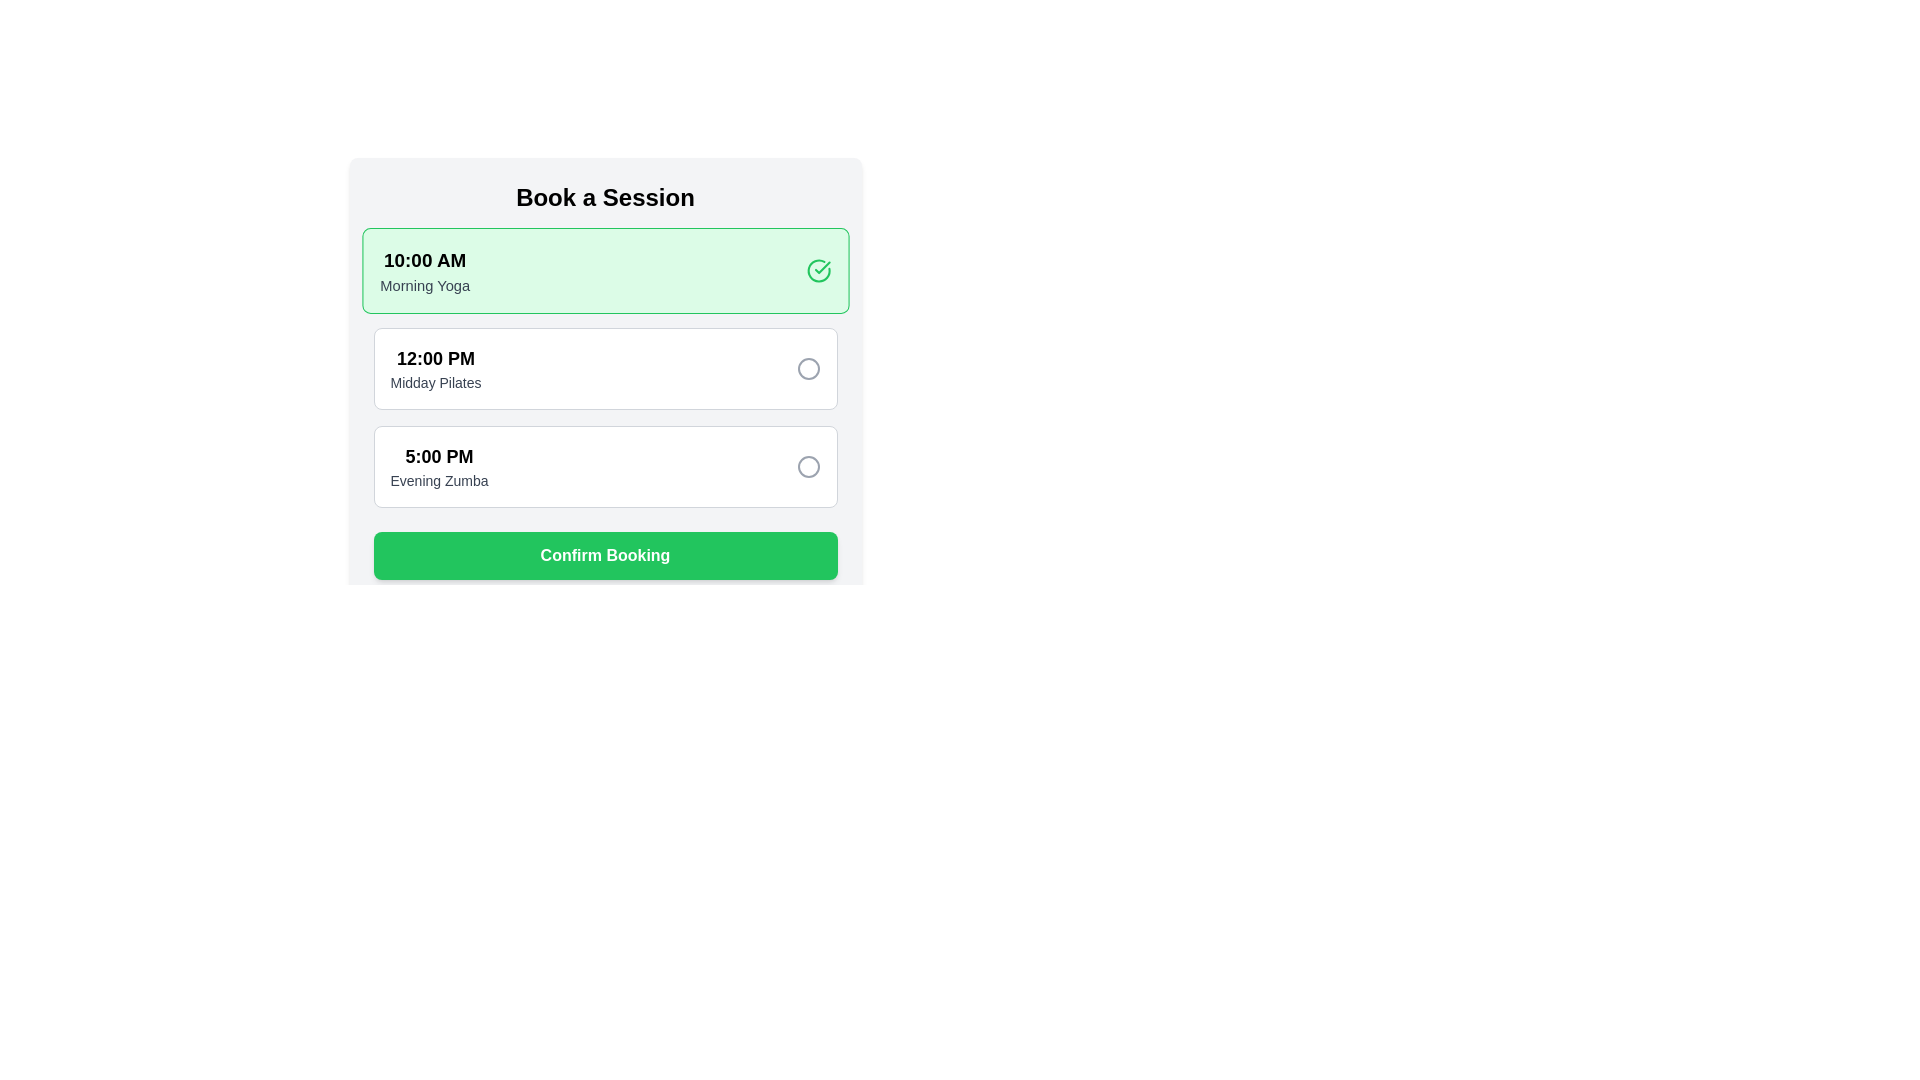 The height and width of the screenshot is (1080, 1920). What do you see at coordinates (808, 369) in the screenshot?
I see `the radio button located to the right of the '12:00 PM - Midday Pilates' session` at bounding box center [808, 369].